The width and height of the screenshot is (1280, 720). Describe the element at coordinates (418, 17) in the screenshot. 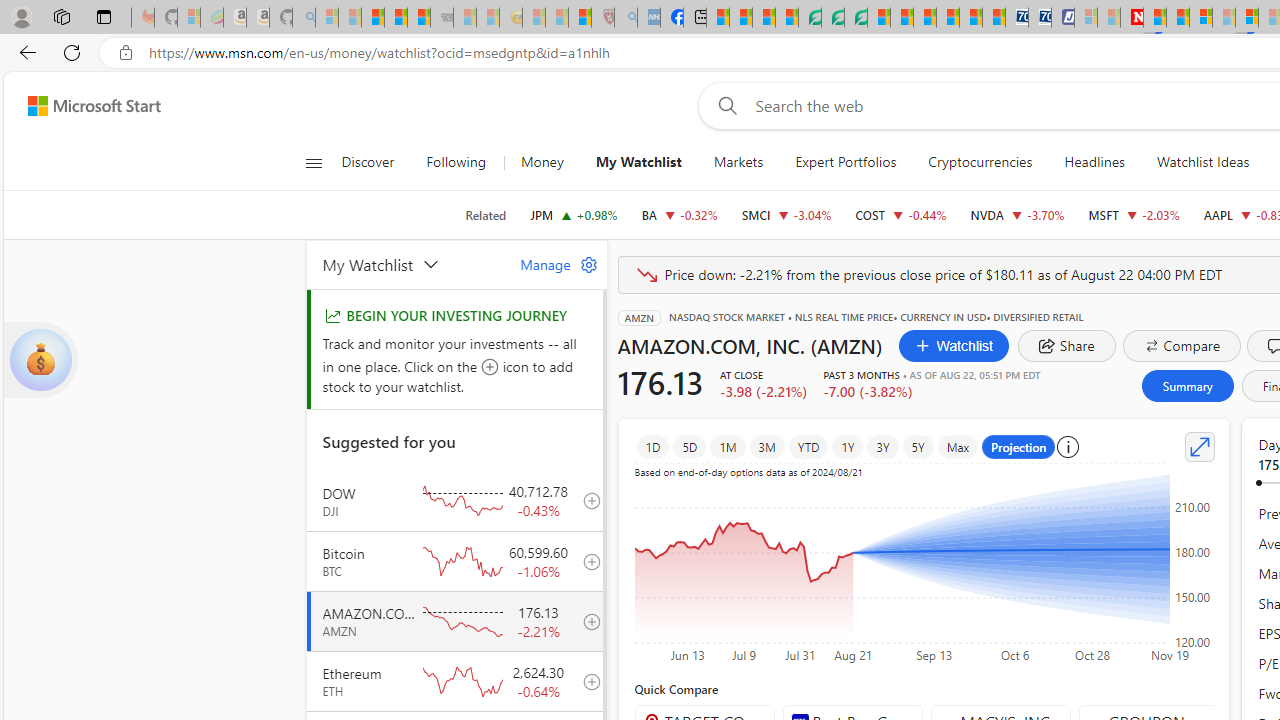

I see `'New Report Confirms 2023 Was Record Hot | Watch'` at that location.